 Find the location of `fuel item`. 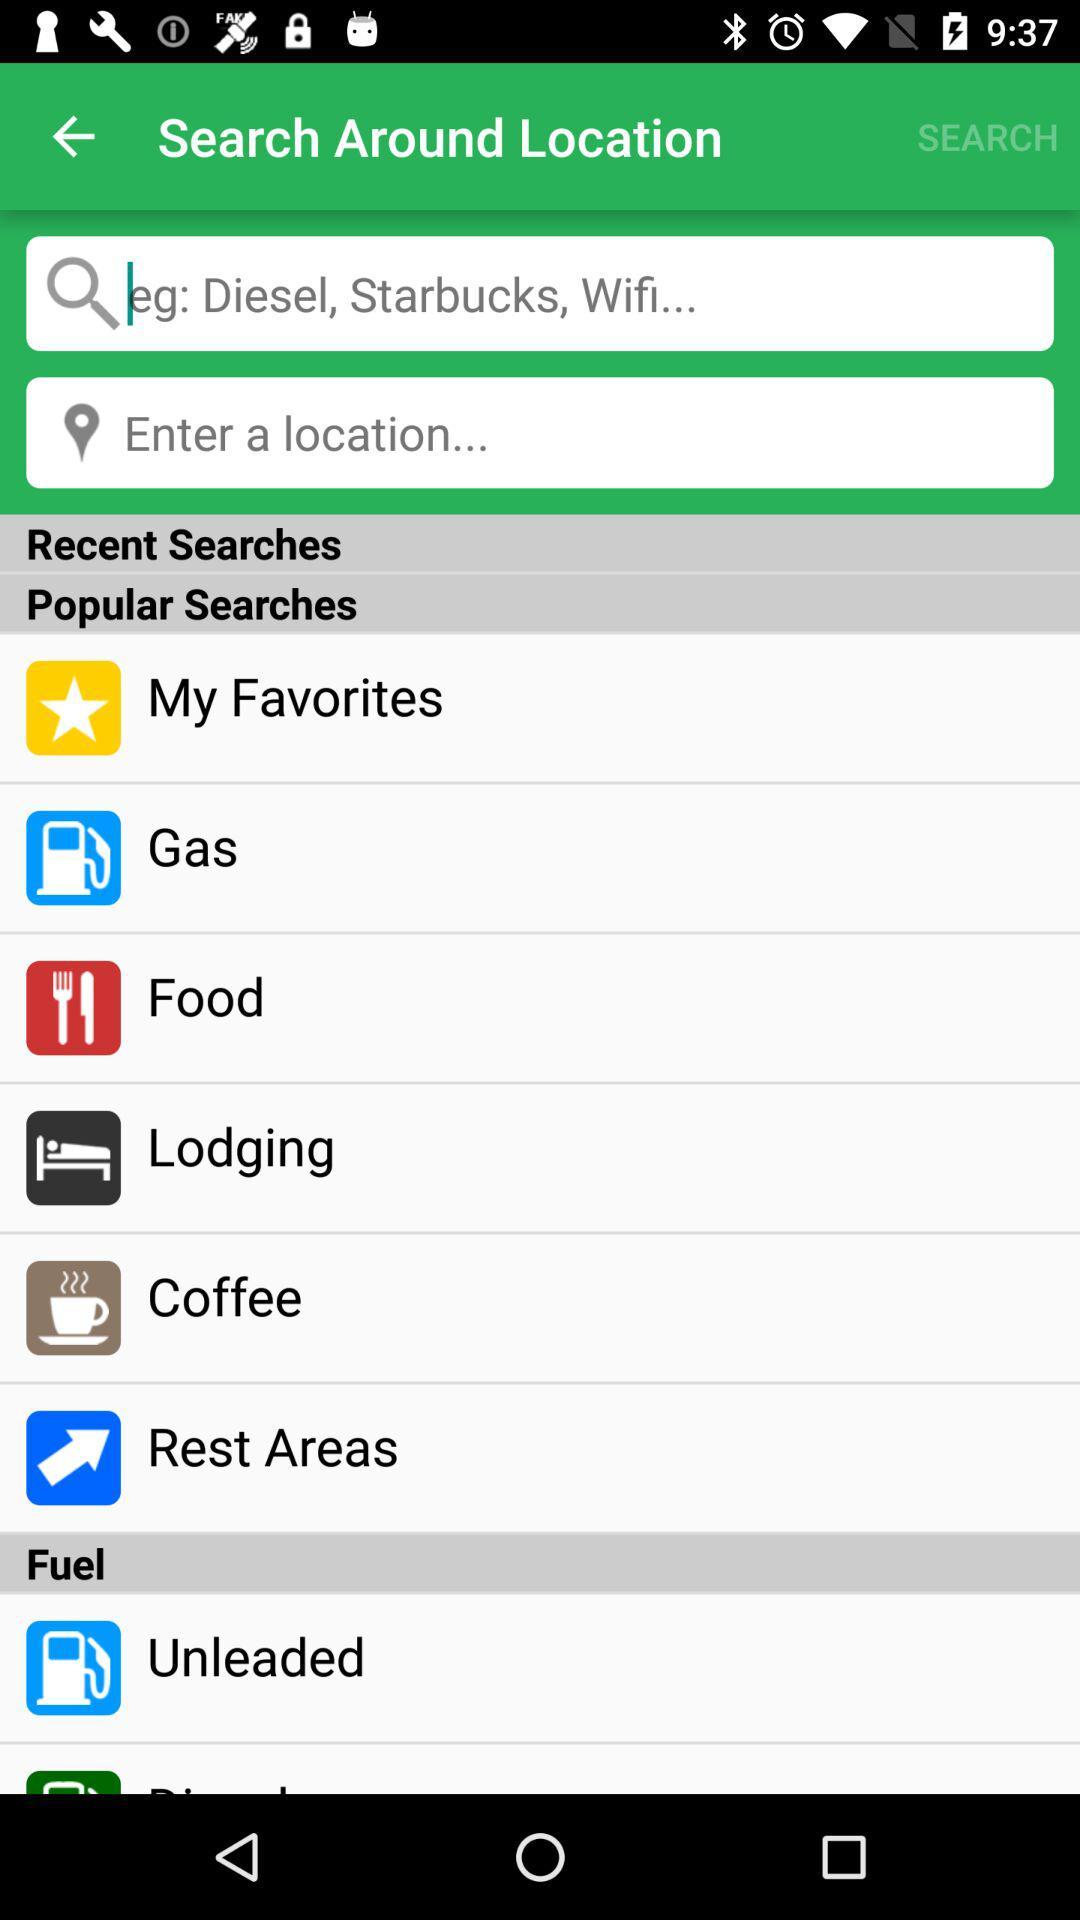

fuel item is located at coordinates (540, 1562).